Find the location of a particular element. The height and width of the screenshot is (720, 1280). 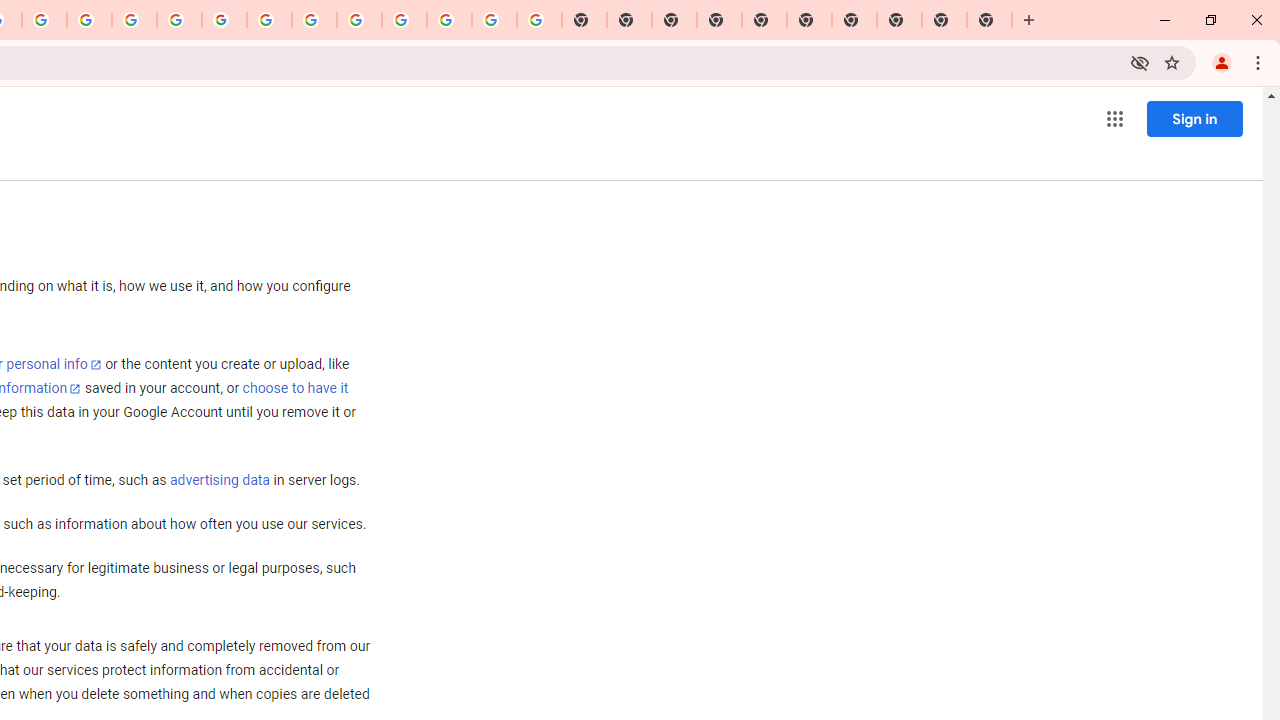

'personal info' is located at coordinates (54, 364).